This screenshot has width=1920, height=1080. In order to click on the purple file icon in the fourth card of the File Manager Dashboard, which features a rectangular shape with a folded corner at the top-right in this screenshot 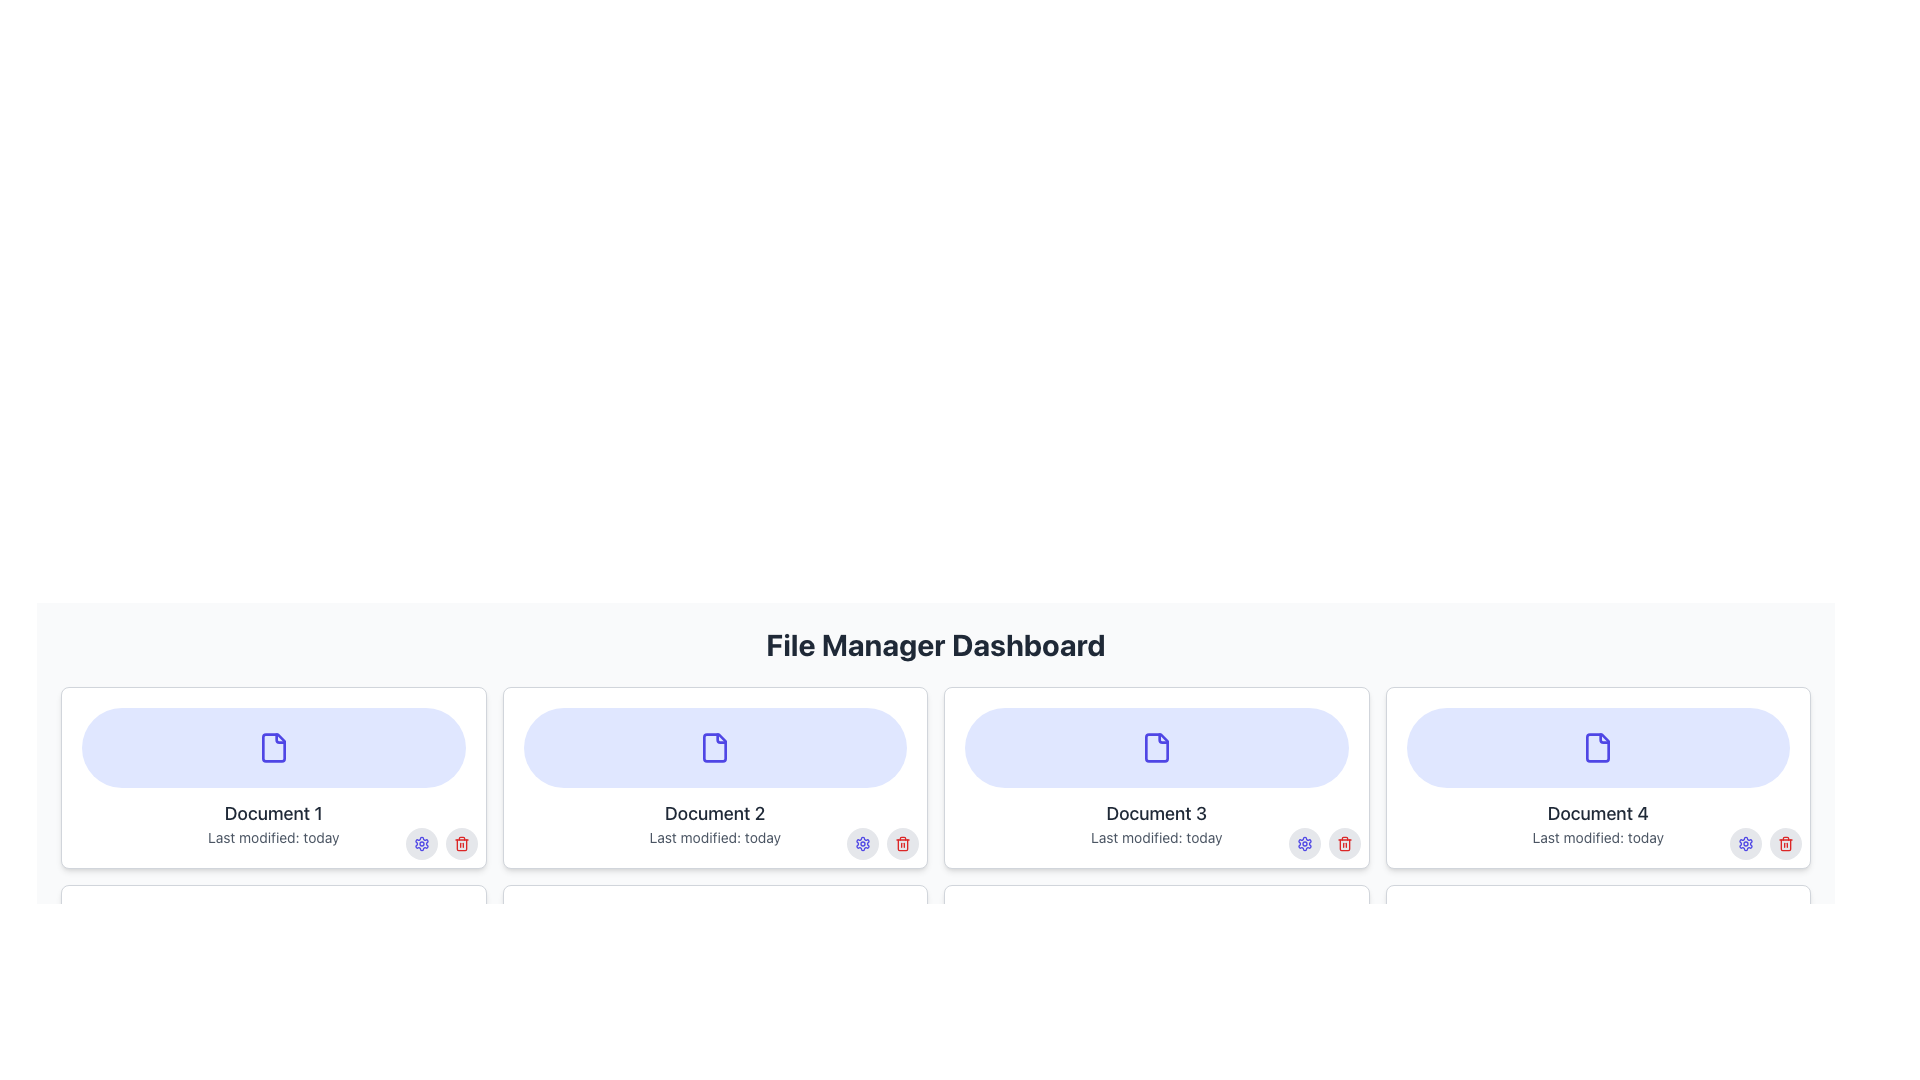, I will do `click(1597, 748)`.